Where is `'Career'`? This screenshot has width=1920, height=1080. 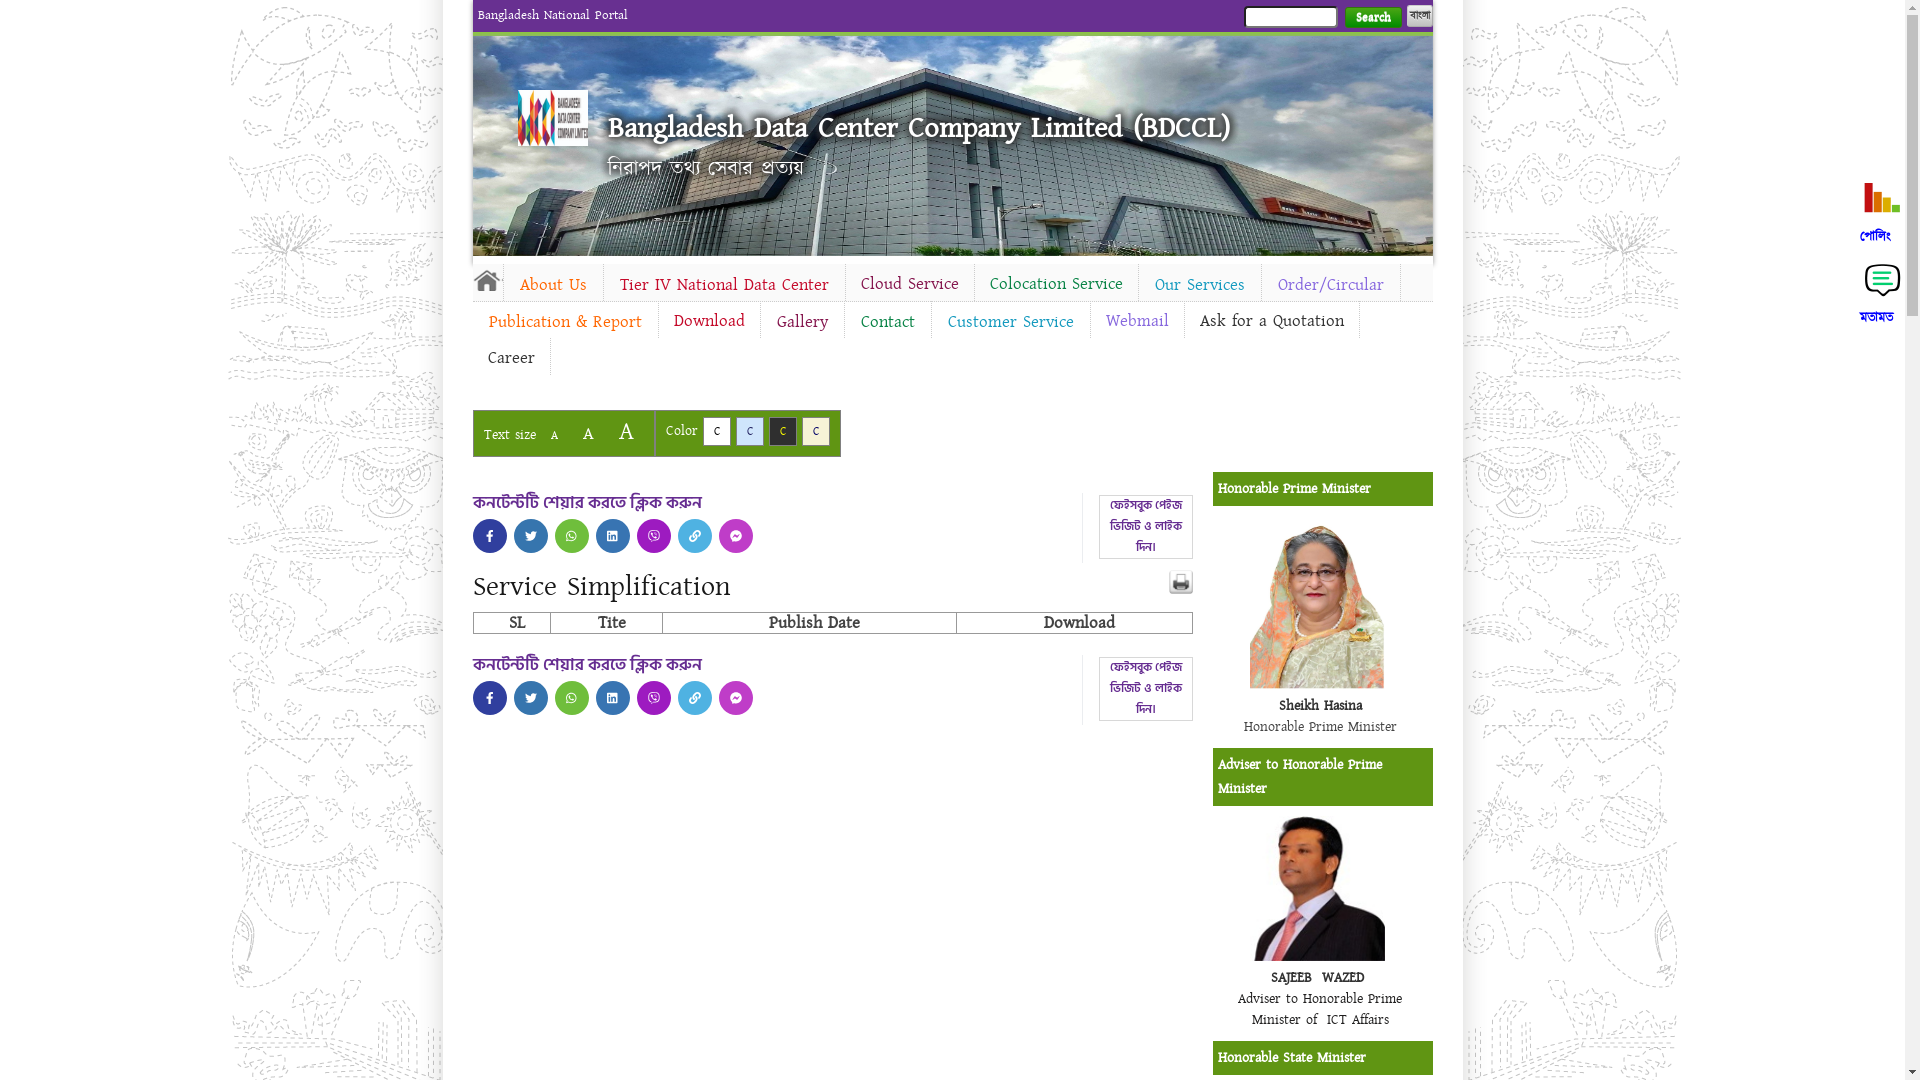
'Career' is located at coordinates (510, 357).